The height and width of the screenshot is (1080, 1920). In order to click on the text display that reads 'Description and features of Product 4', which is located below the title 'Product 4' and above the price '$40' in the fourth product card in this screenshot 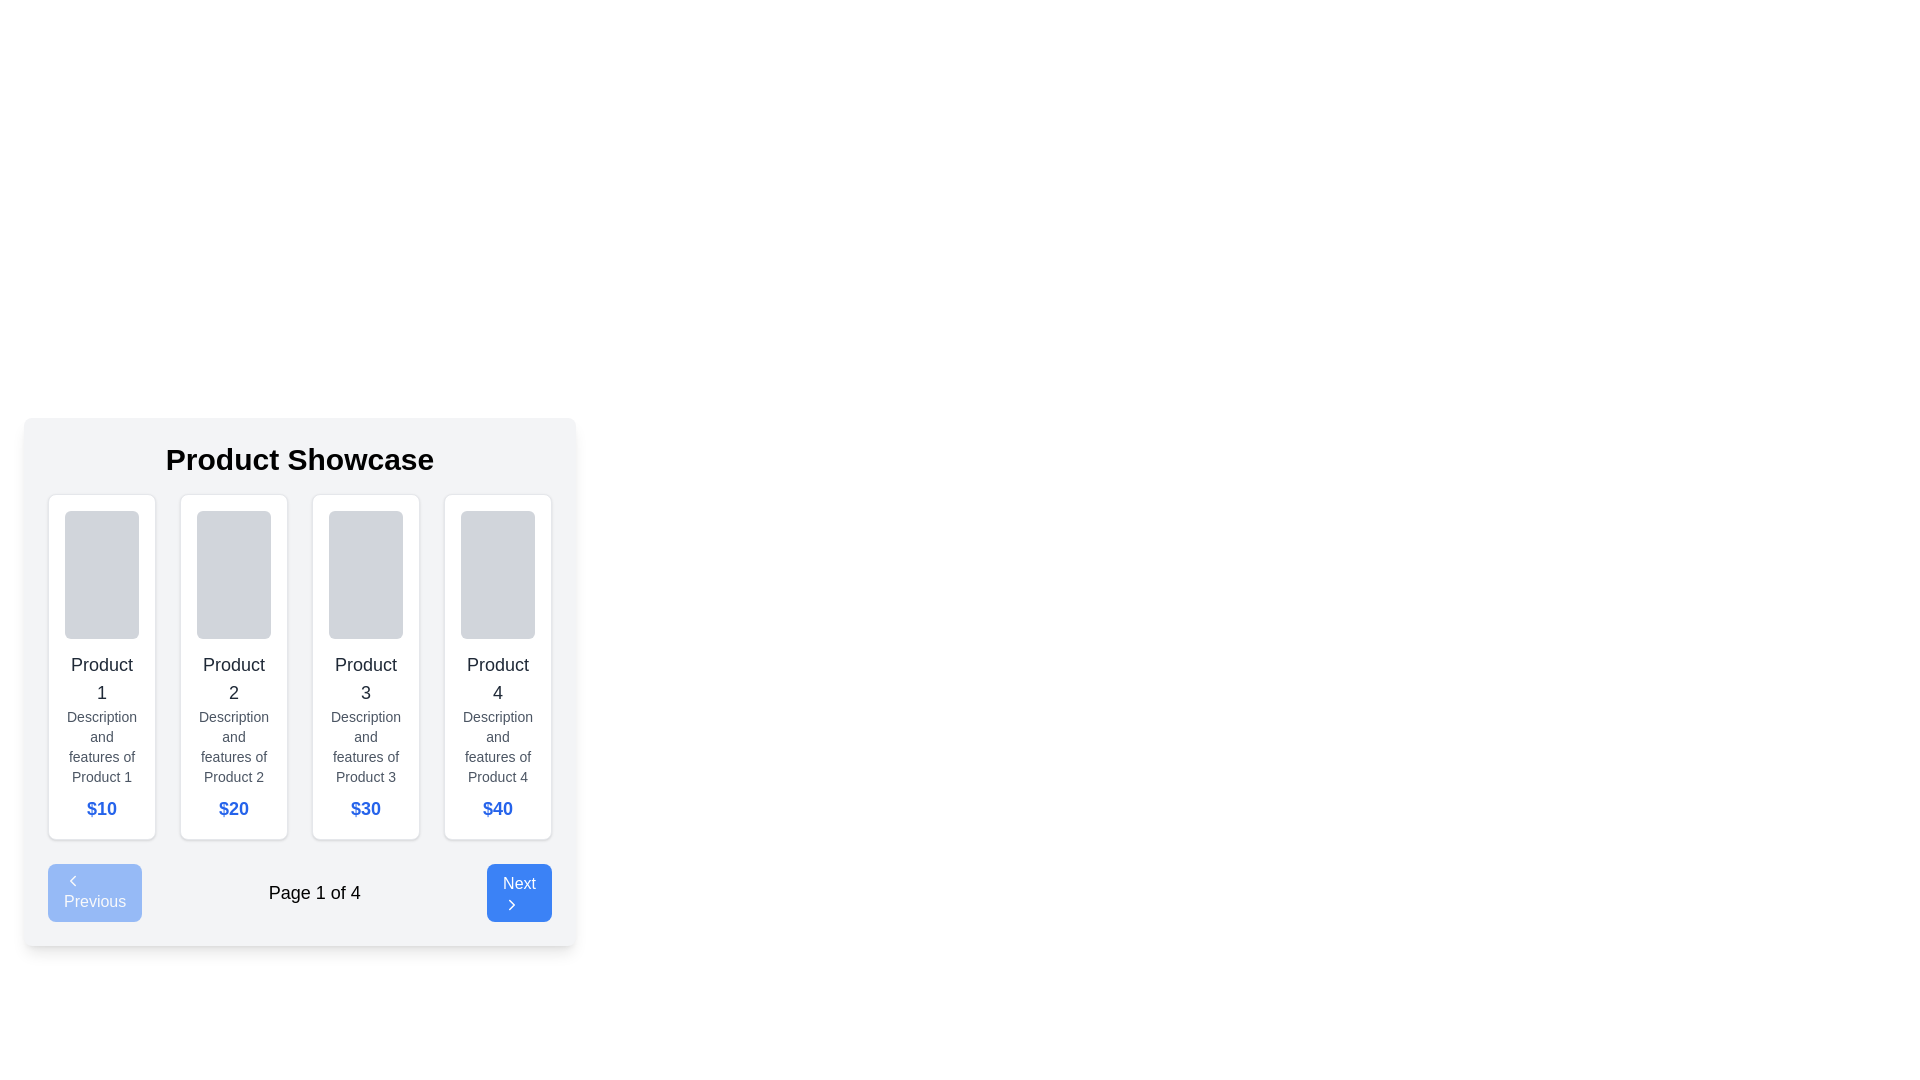, I will do `click(498, 747)`.